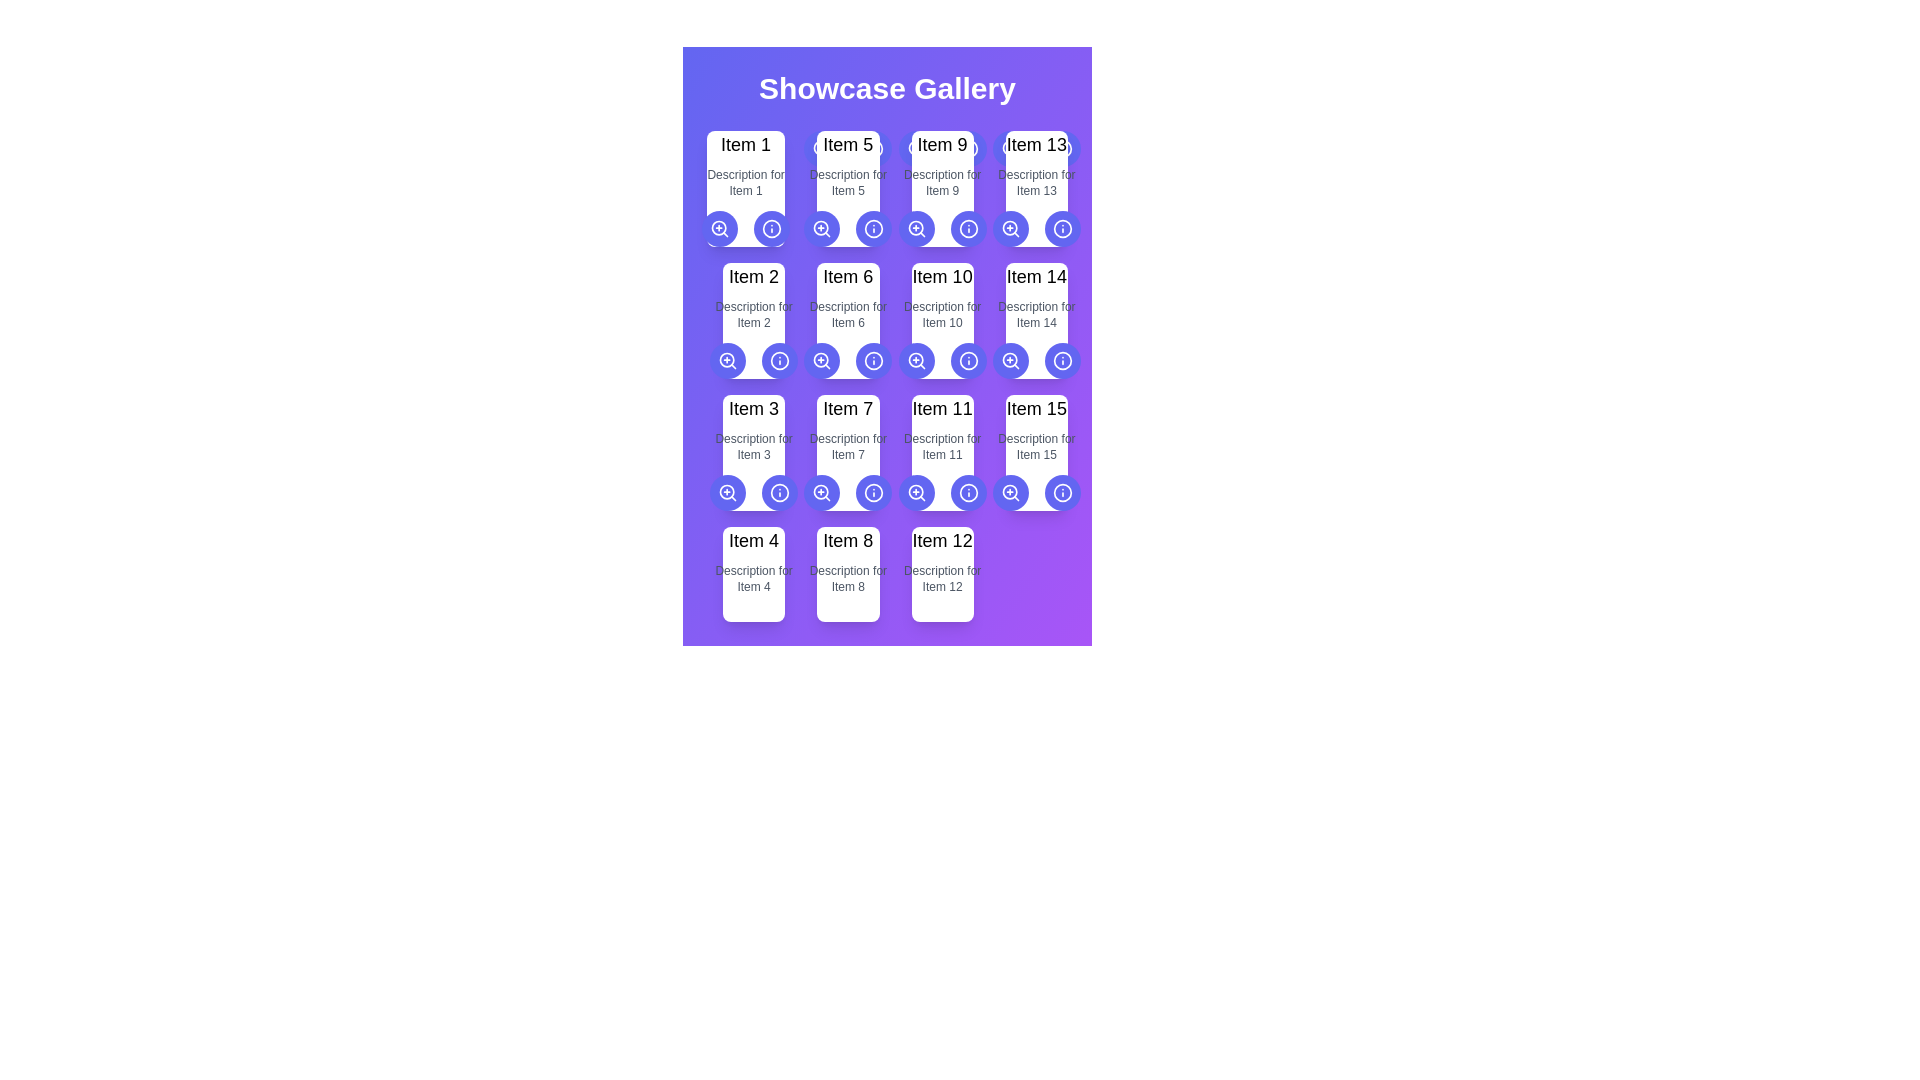 This screenshot has height=1080, width=1920. I want to click on the magnifying glass button in the horizontal button group located below the title and description of 'Item 13.', so click(1036, 148).